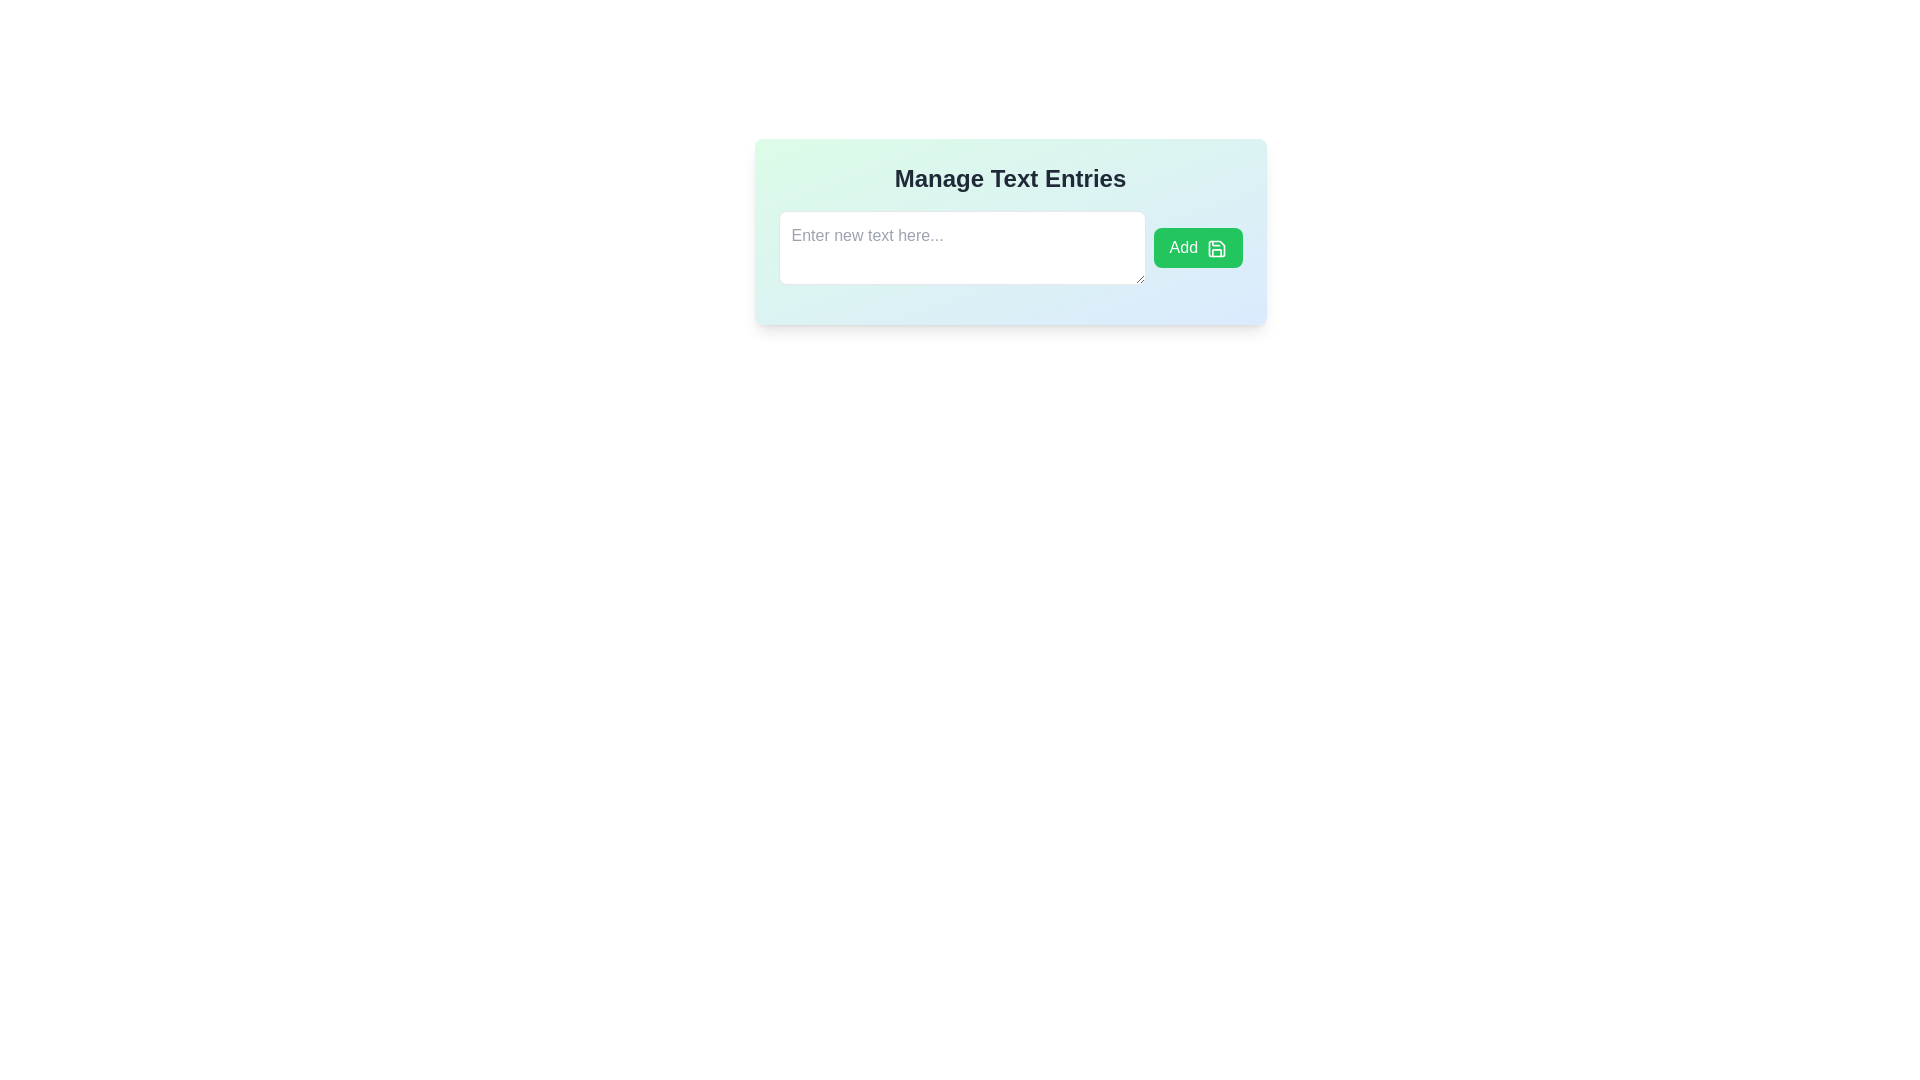 The height and width of the screenshot is (1080, 1920). Describe the element at coordinates (1198, 246) in the screenshot. I see `the green 'Add' button with a save icon, located to the right of the text input field in the 'Manage Text Entries' box` at that location.